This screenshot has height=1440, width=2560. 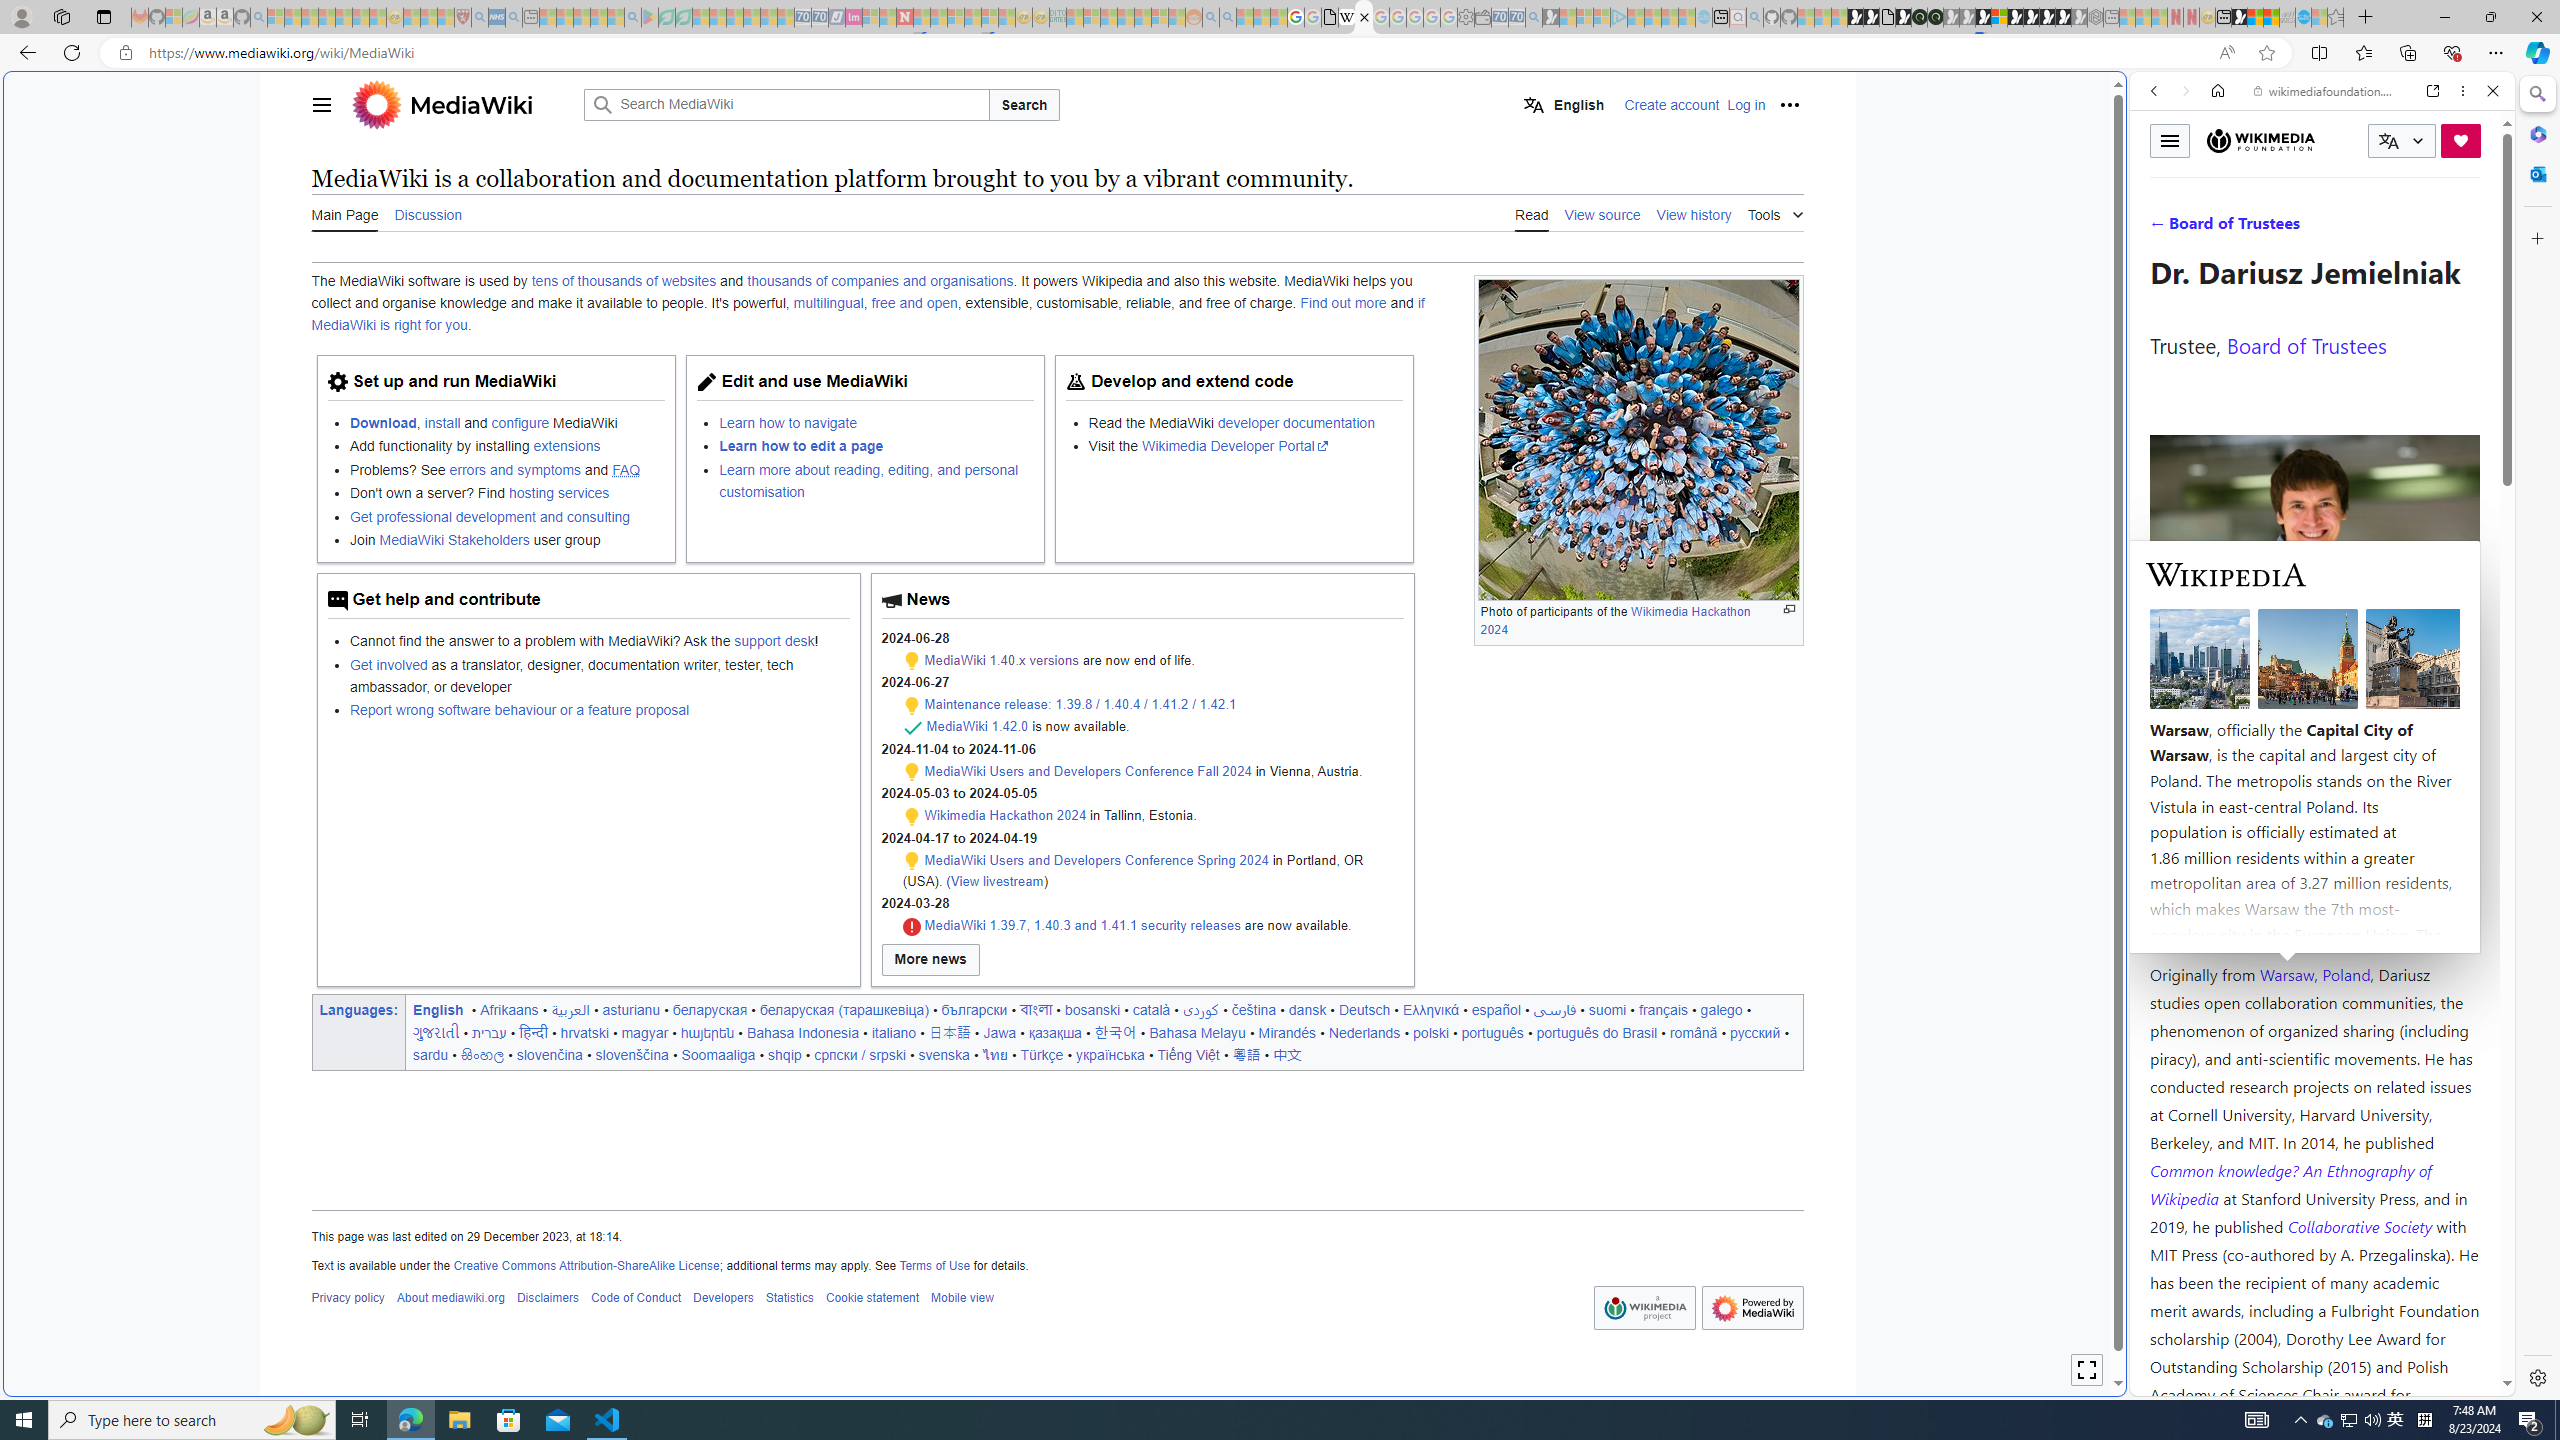 I want to click on 'Wallet - Sleeping', so click(x=1483, y=16).